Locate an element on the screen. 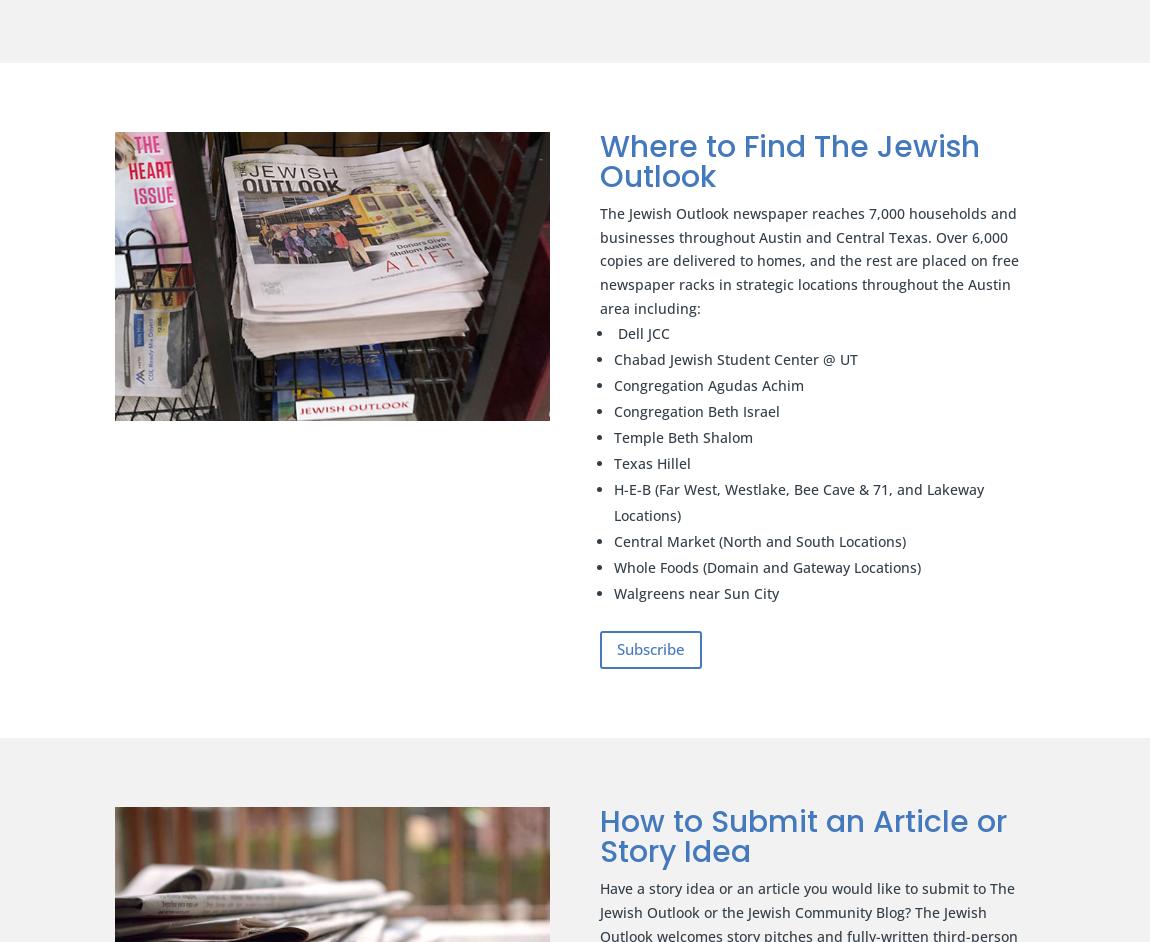 This screenshot has width=1150, height=942. 'Texas Hillel' is located at coordinates (651, 461).